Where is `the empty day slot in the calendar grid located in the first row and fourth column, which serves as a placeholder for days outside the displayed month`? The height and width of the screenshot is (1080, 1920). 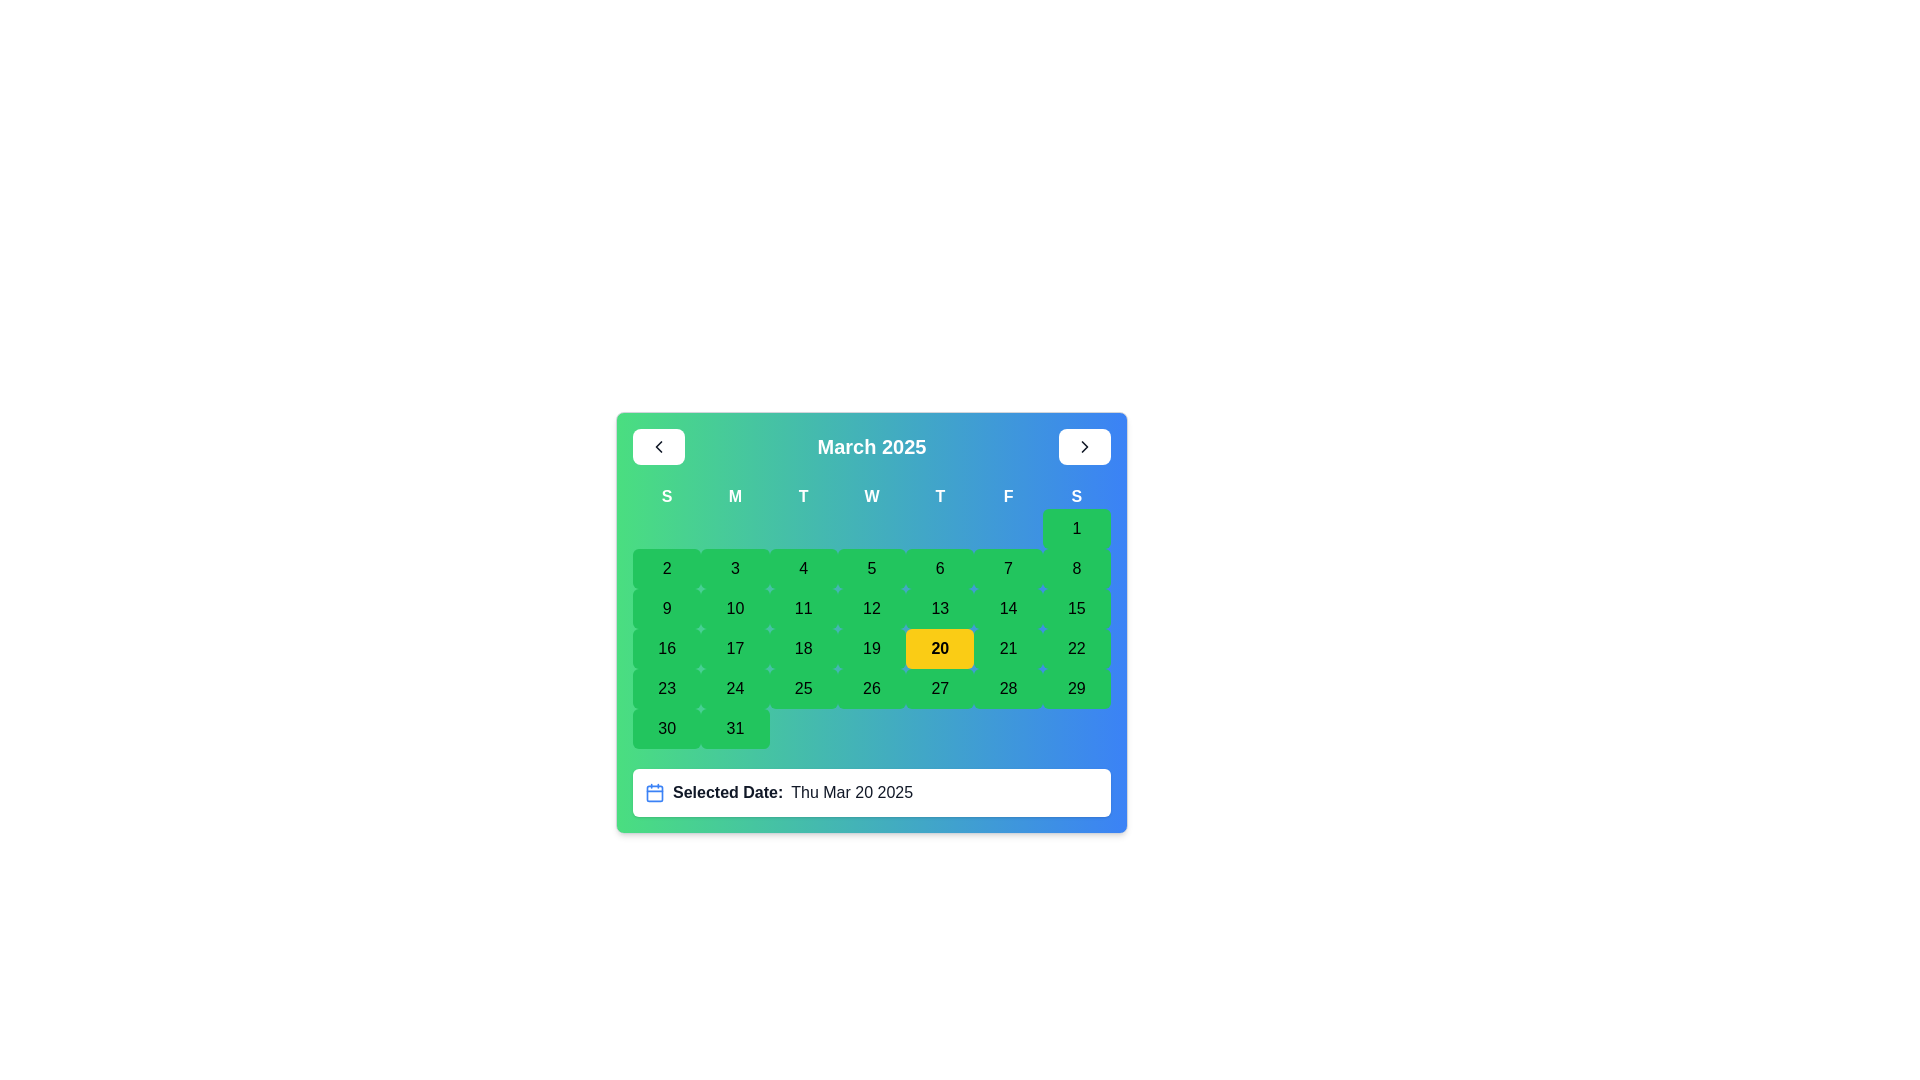 the empty day slot in the calendar grid located in the first row and fourth column, which serves as a placeholder for days outside the displayed month is located at coordinates (872, 527).